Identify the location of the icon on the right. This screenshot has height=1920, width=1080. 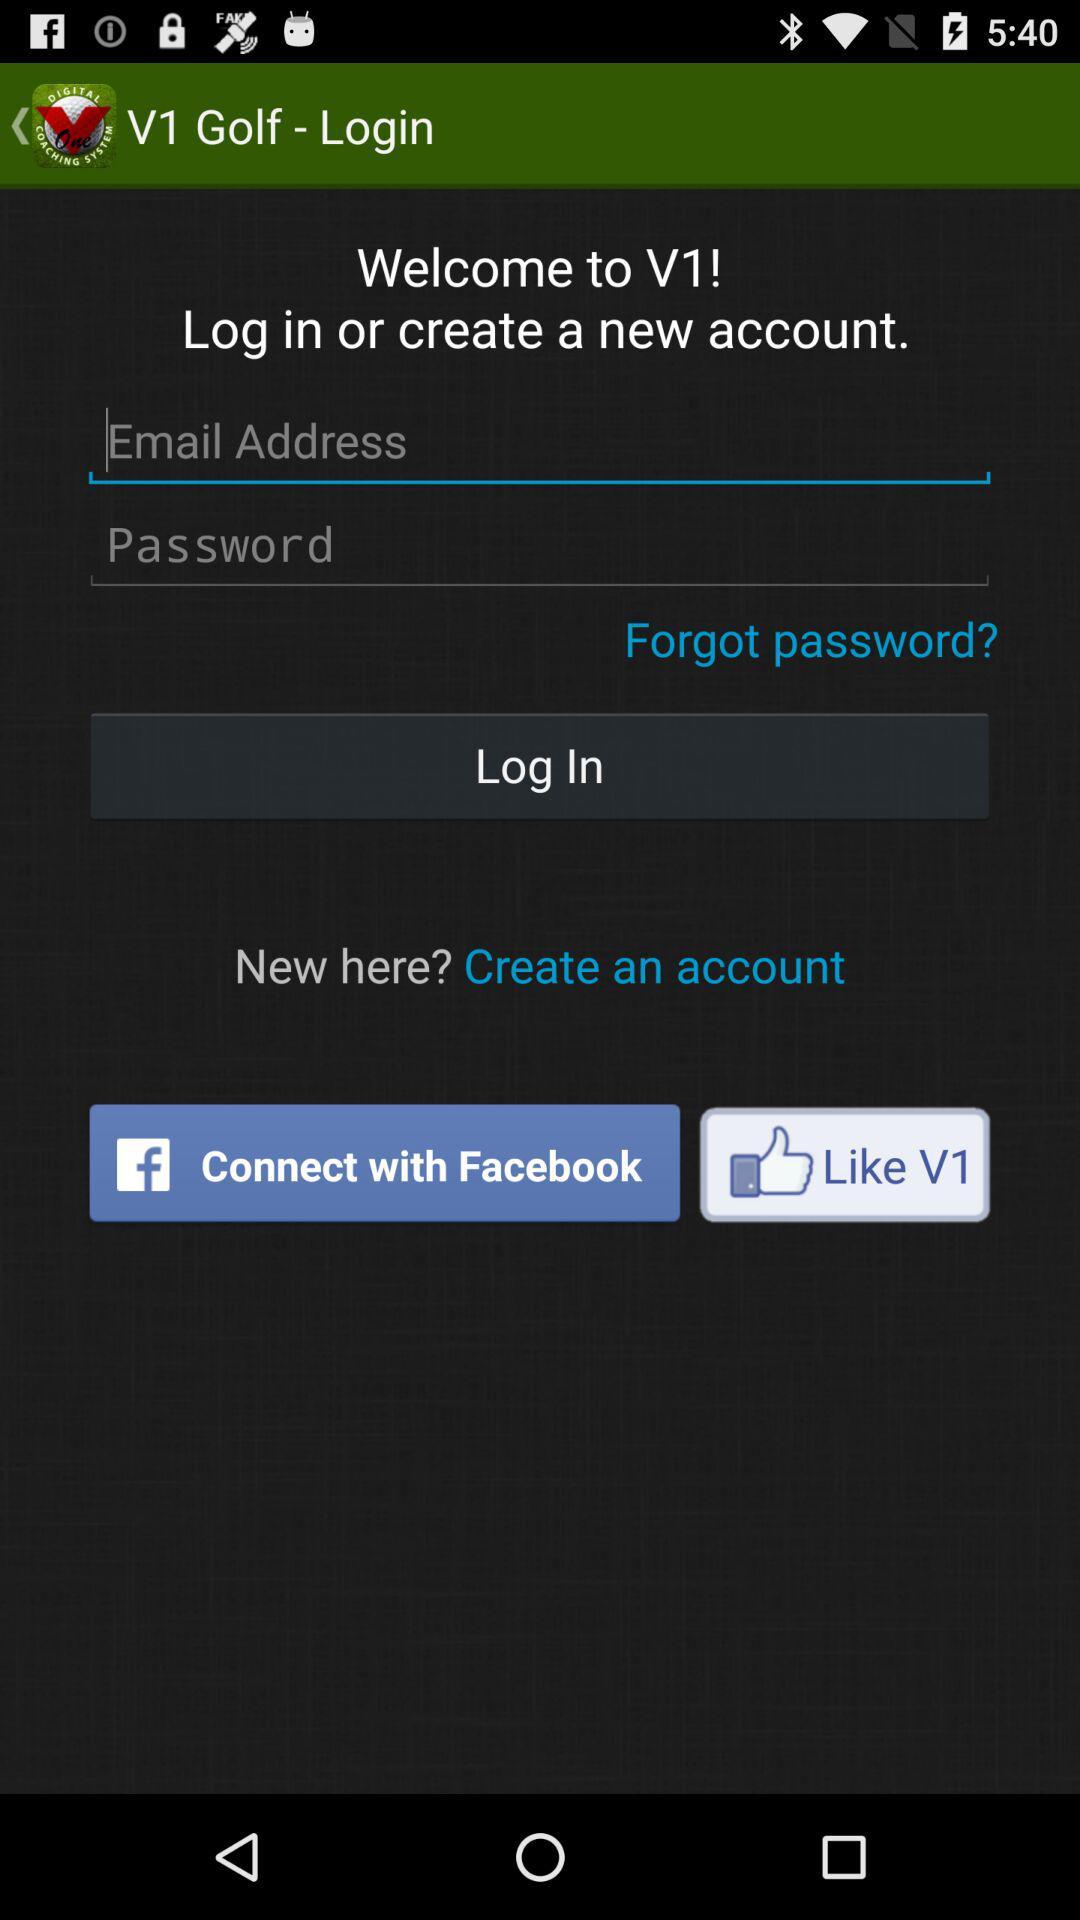
(844, 1164).